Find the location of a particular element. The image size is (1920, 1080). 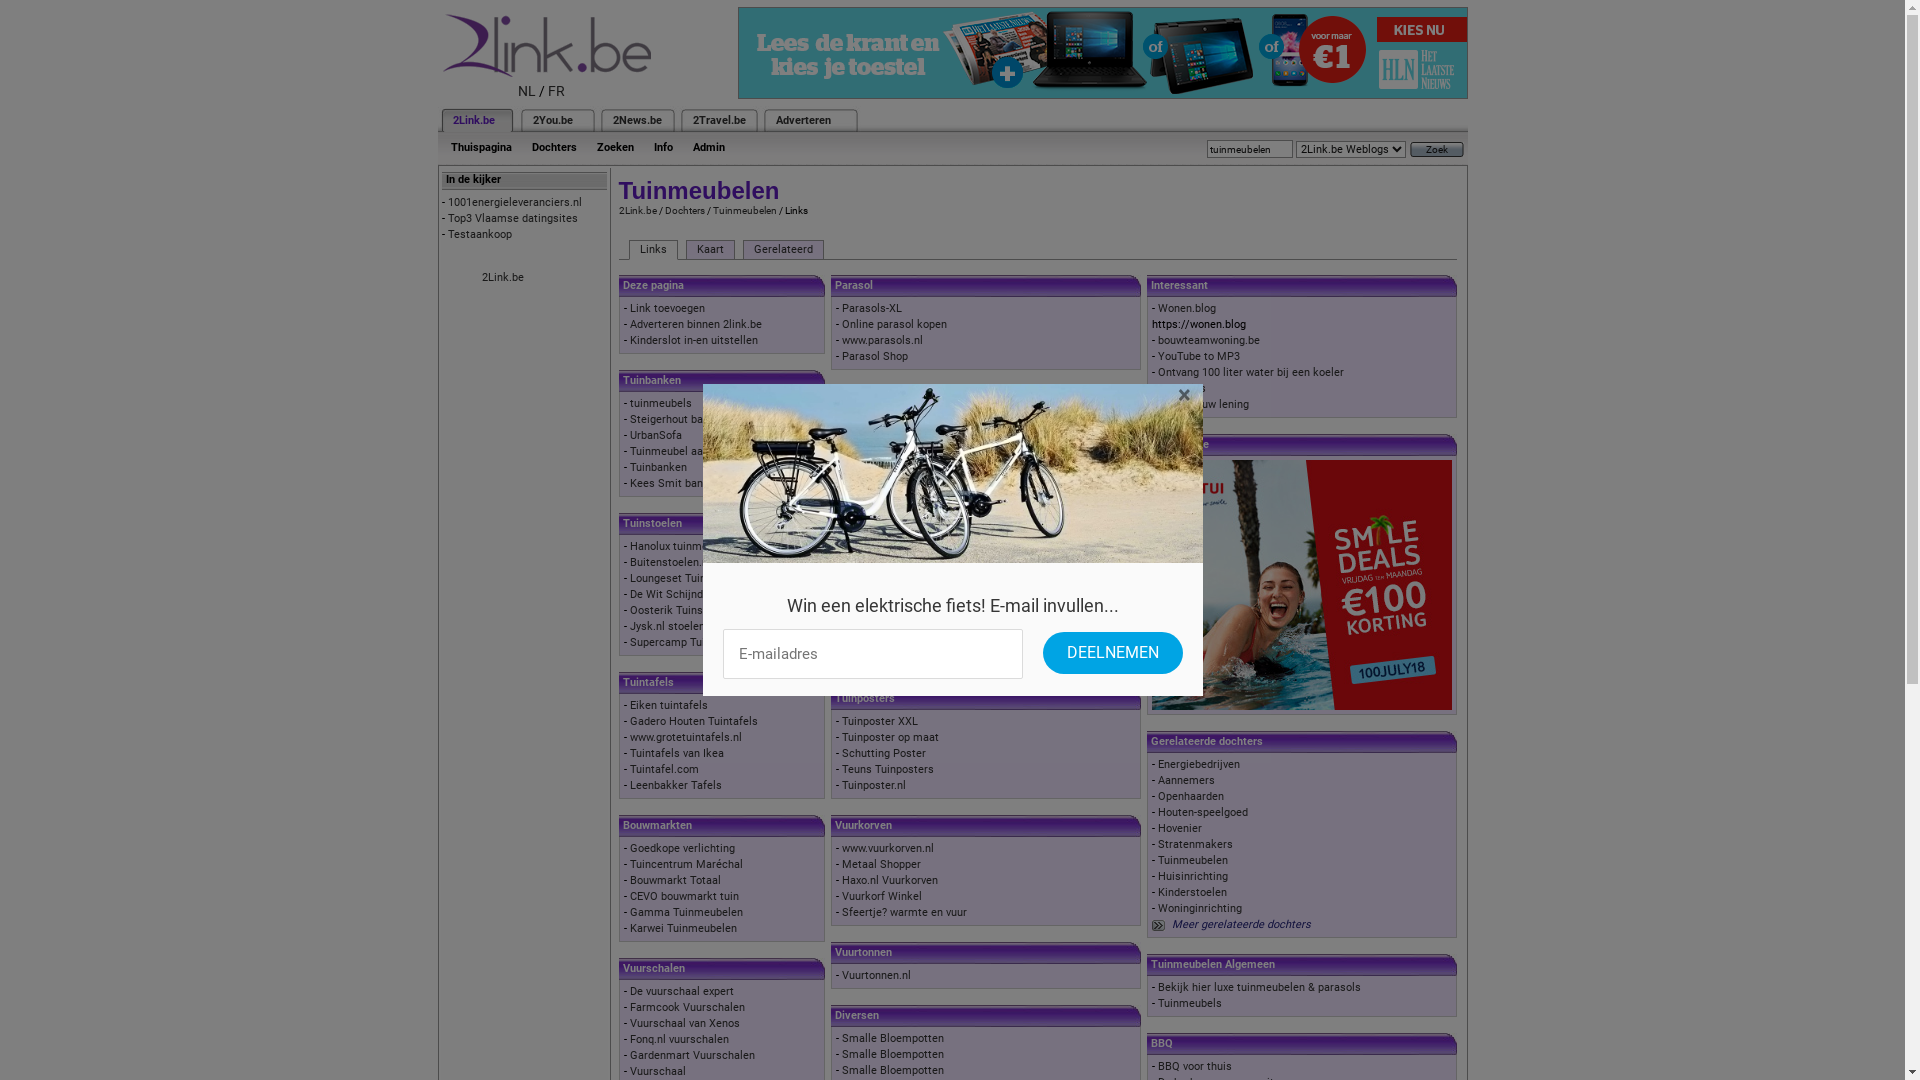

'YouTube to MP3' is located at coordinates (1199, 355).